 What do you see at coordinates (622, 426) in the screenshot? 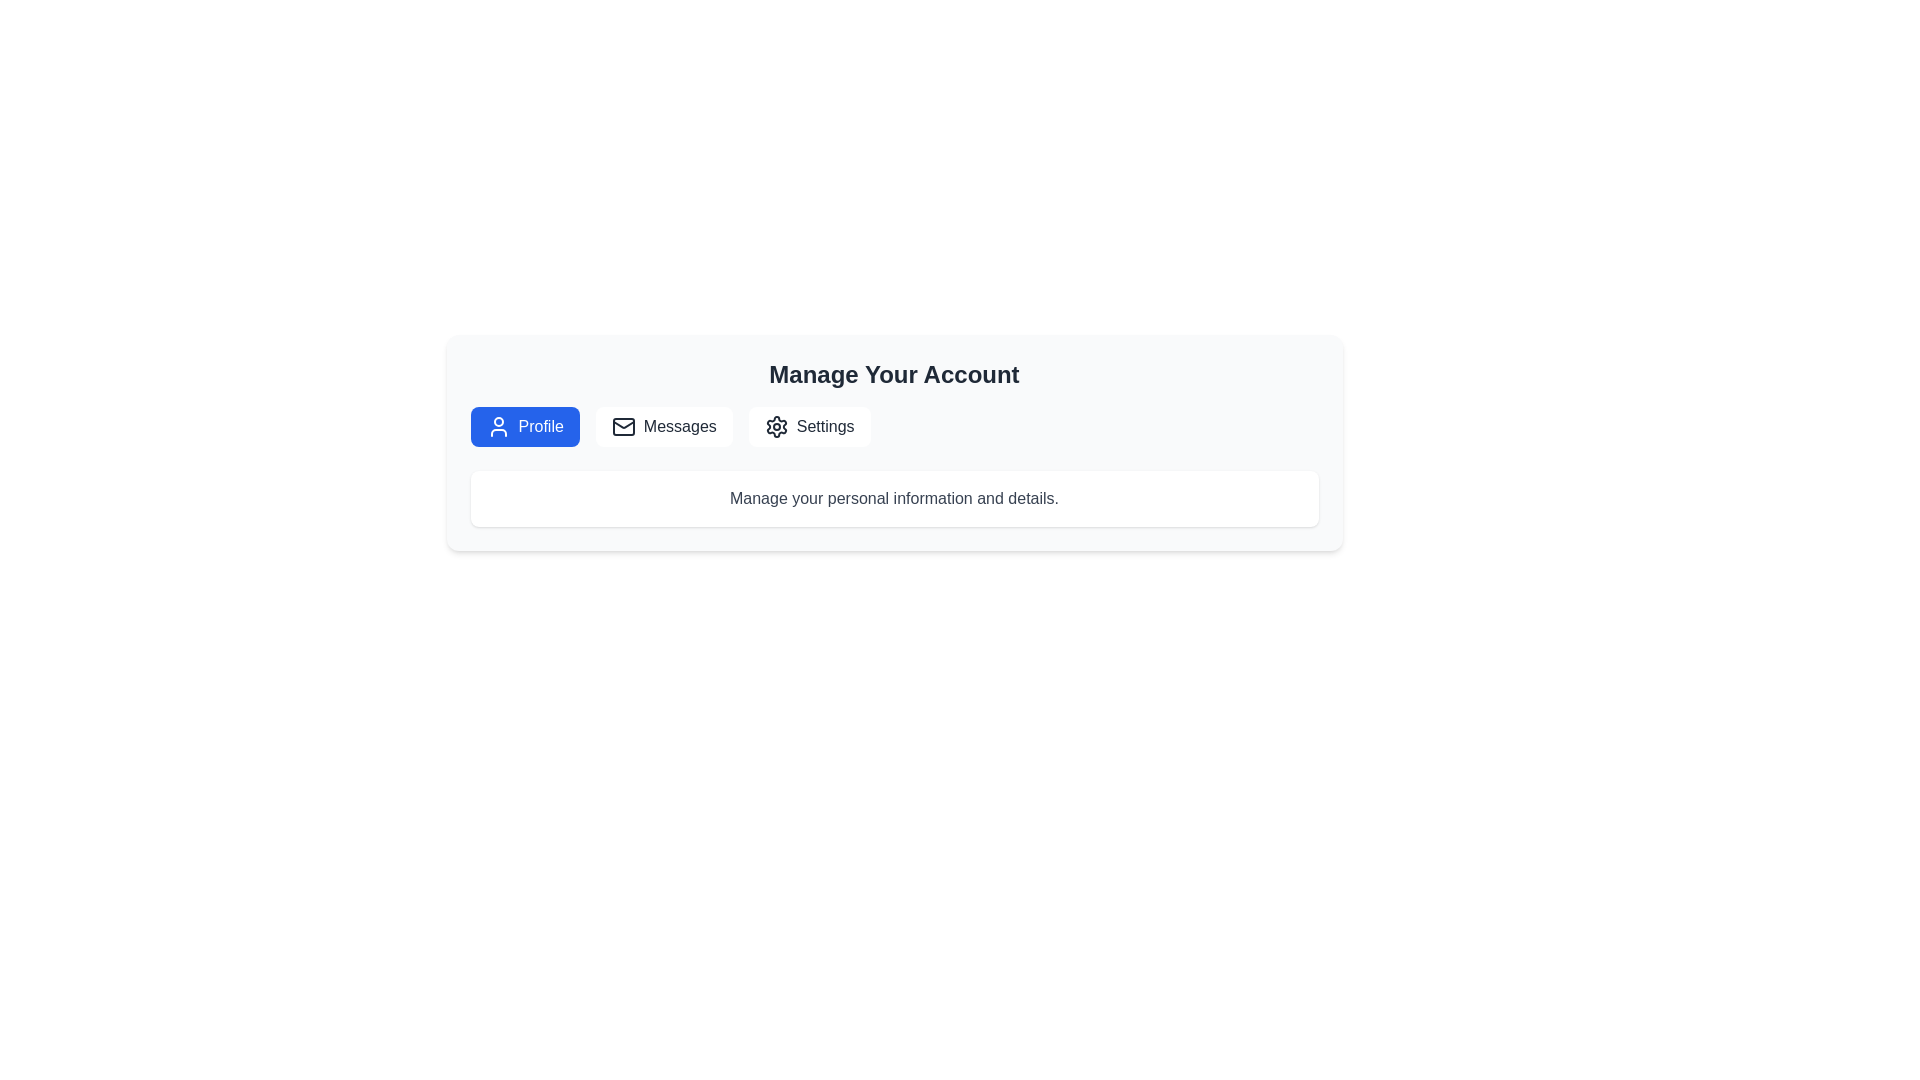
I see `the rectangular shape with slightly rounded corners inside the envelope icon, located to the left of the 'Messages' text` at bounding box center [622, 426].